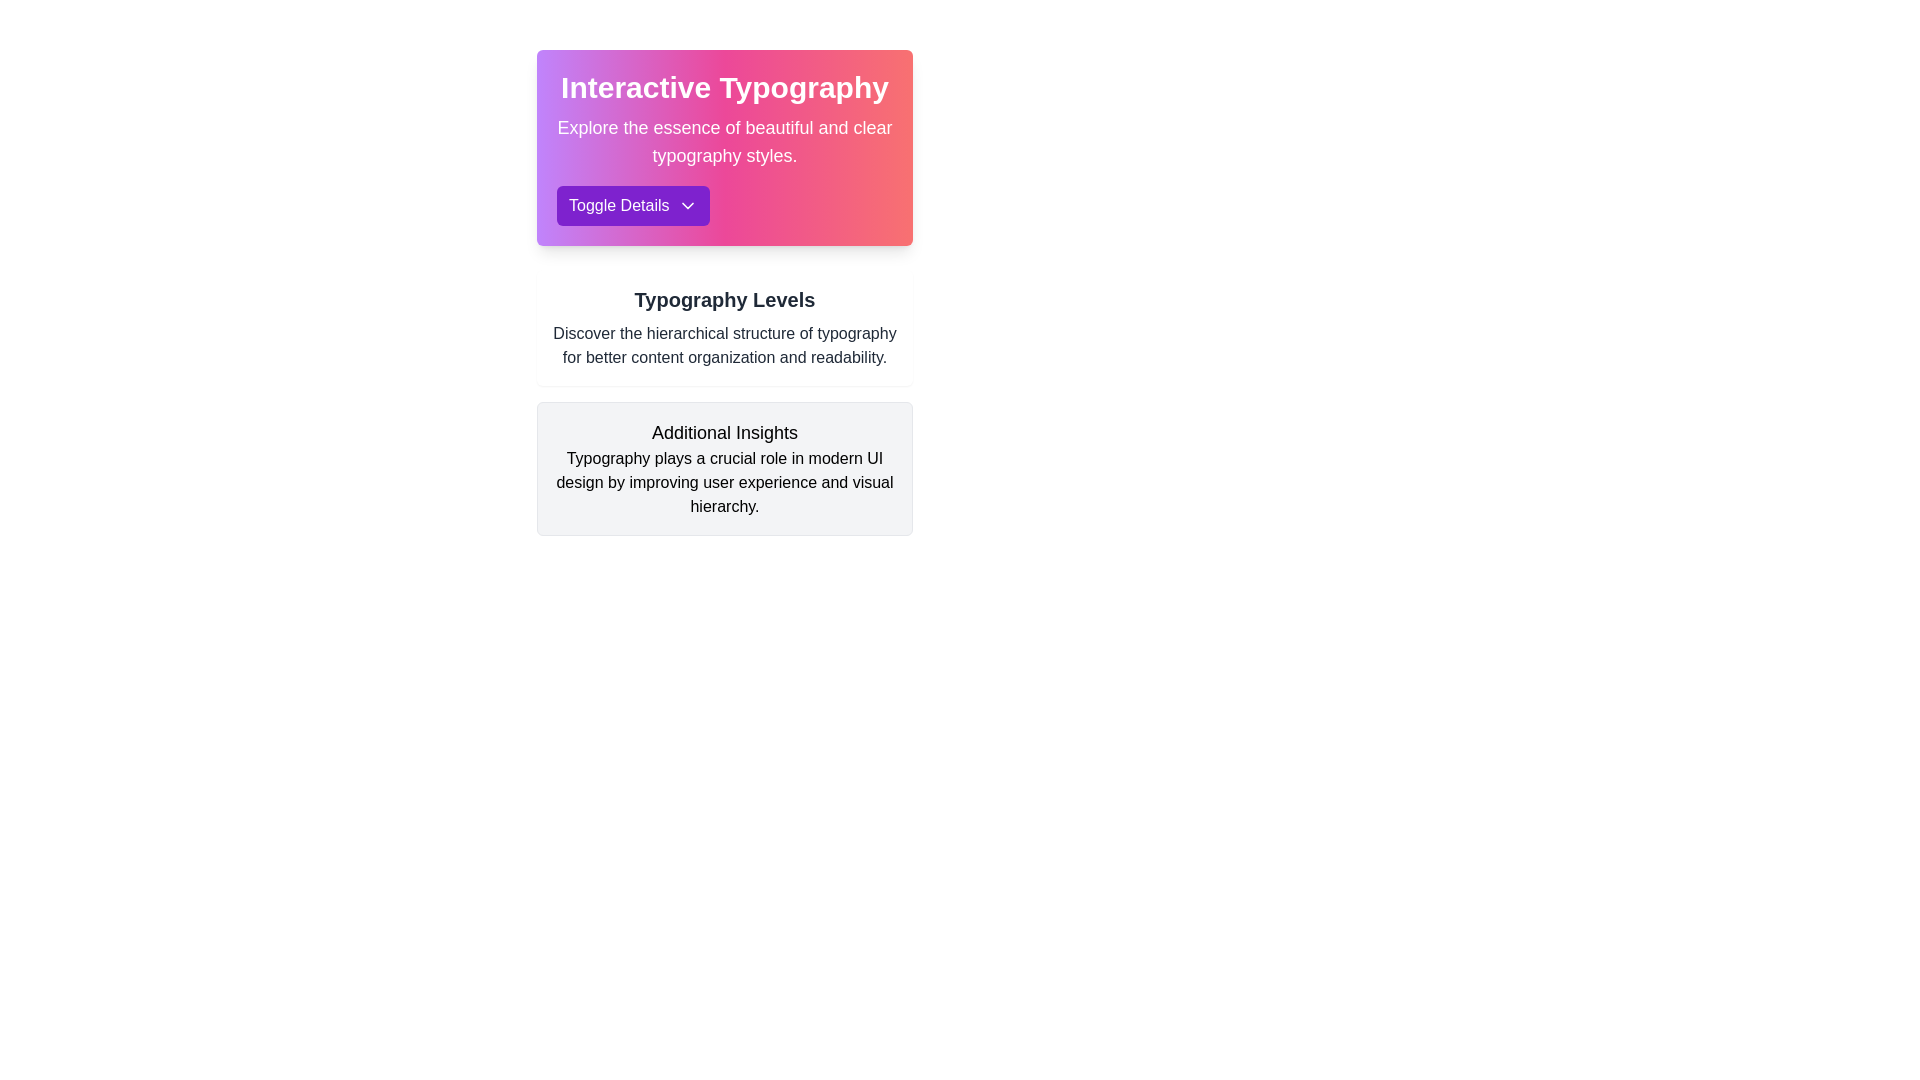  I want to click on the 'Typography Levels' heading element, which is a prominent bold text at the top of a white card, so click(723, 300).